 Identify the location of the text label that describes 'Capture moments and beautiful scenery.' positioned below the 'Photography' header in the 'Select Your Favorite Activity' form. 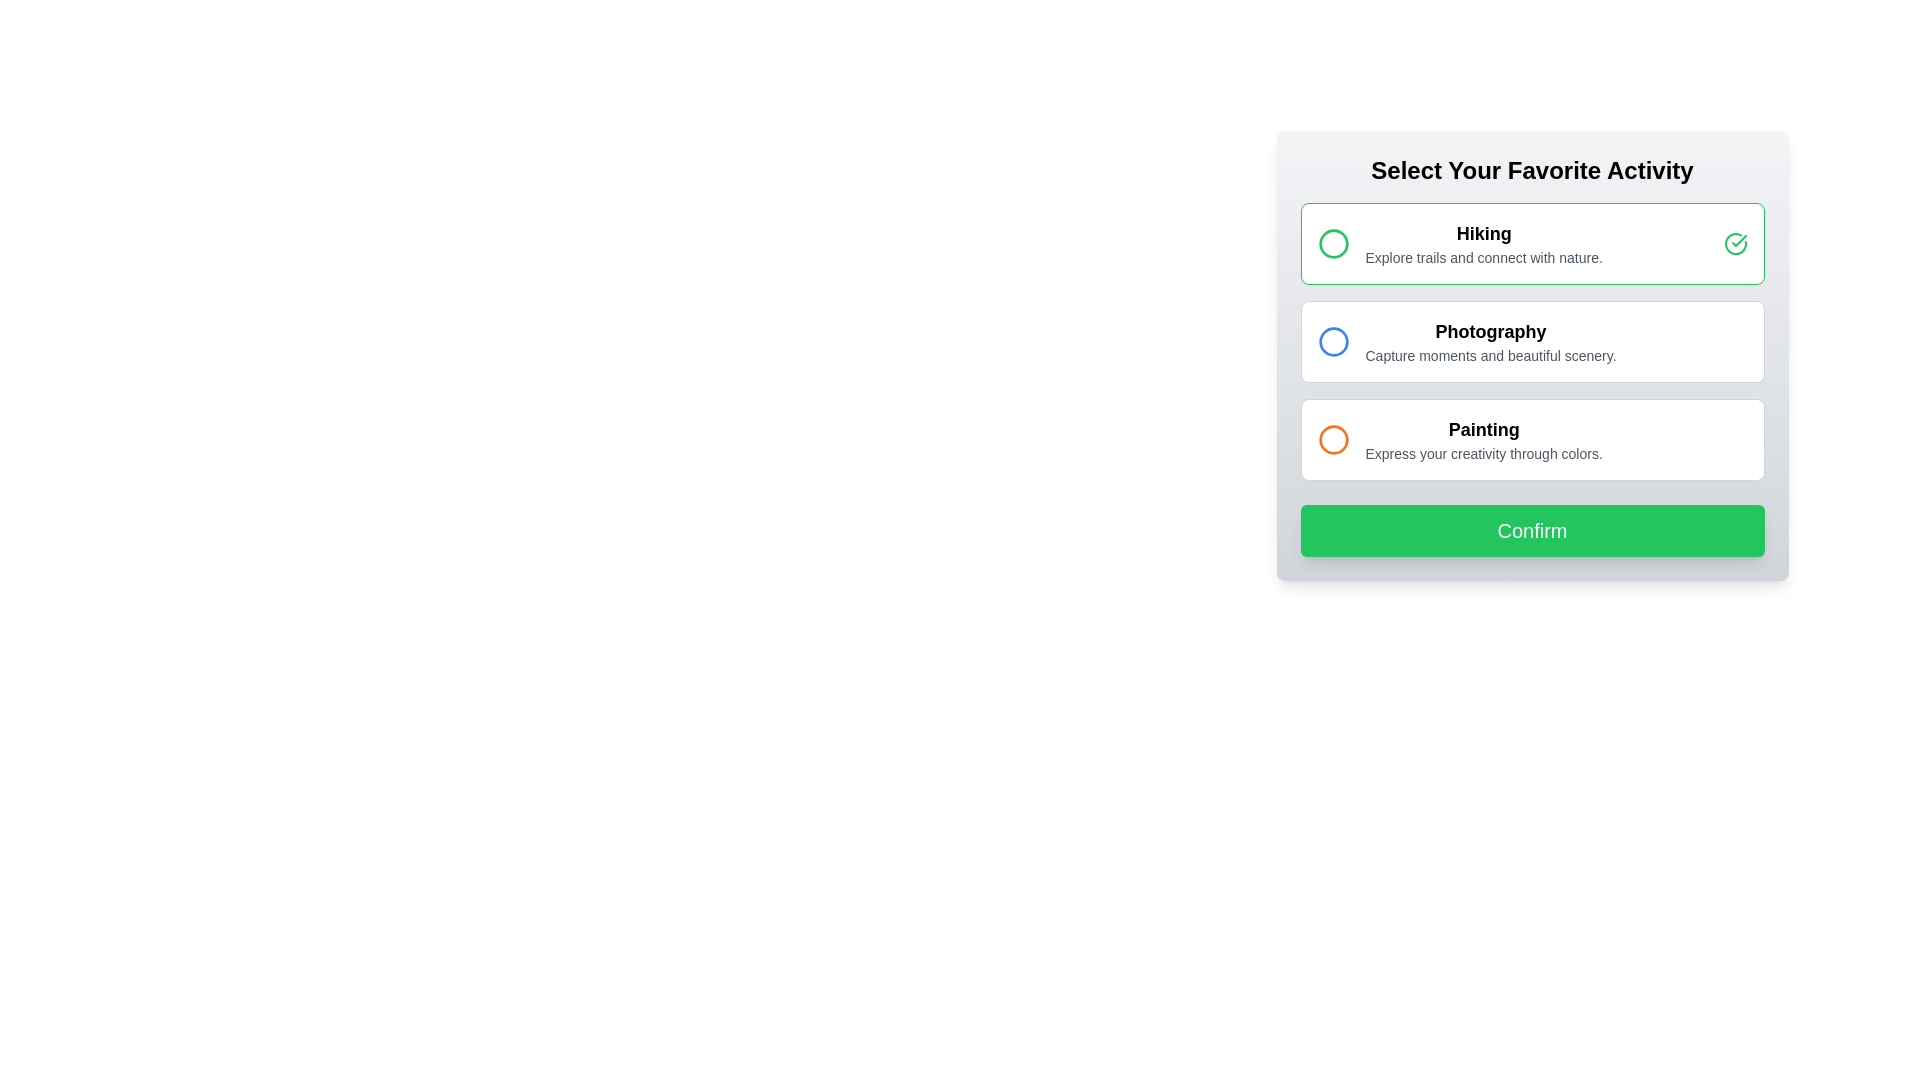
(1491, 354).